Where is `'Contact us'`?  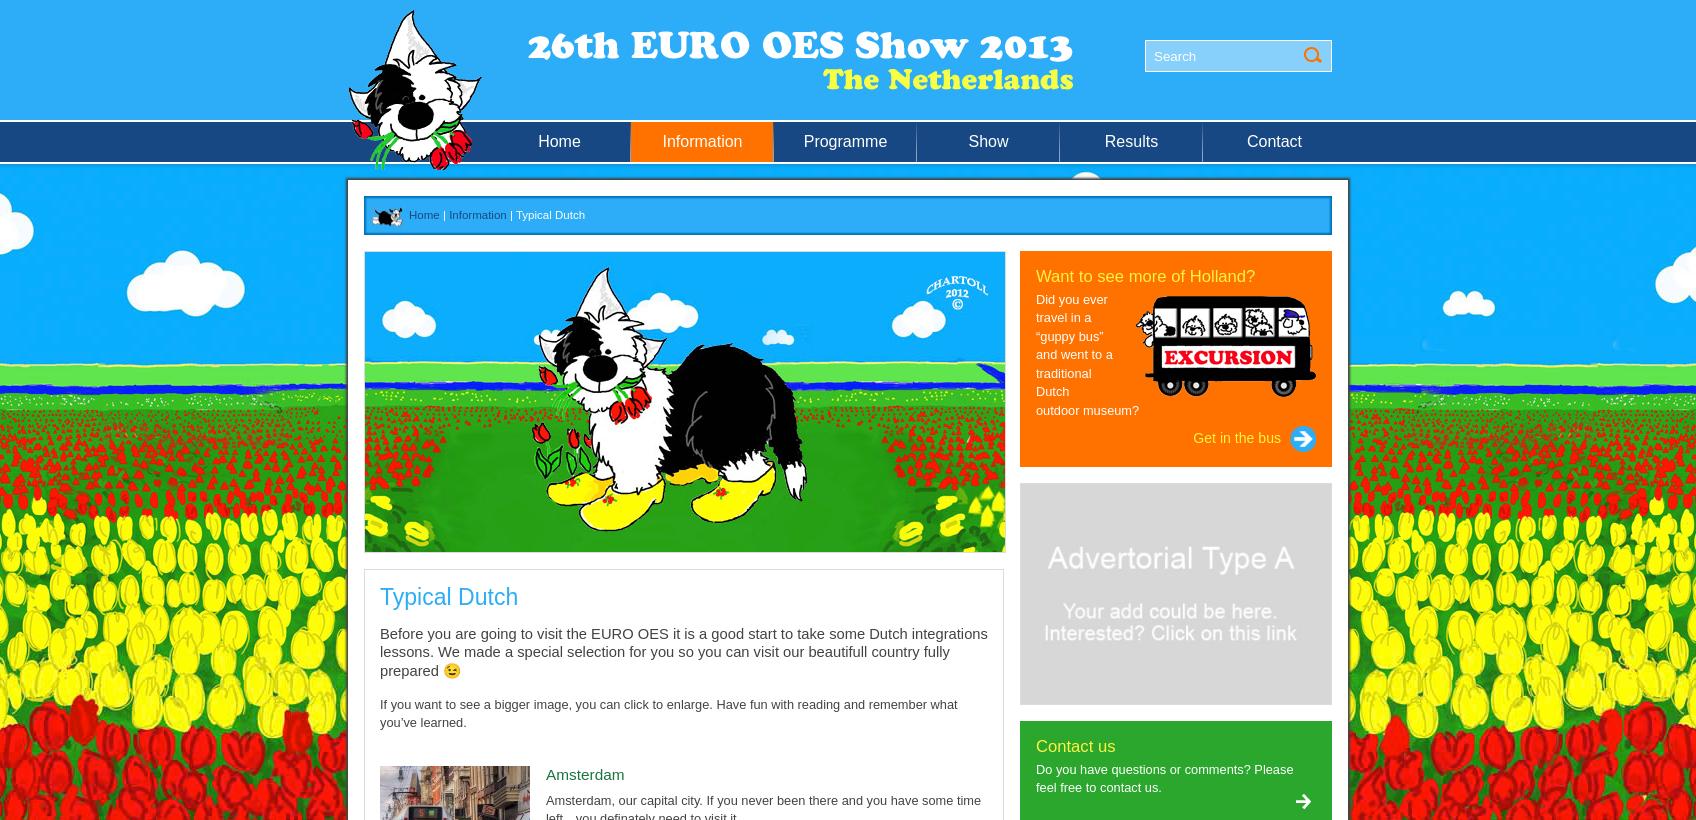 'Contact us' is located at coordinates (1074, 744).